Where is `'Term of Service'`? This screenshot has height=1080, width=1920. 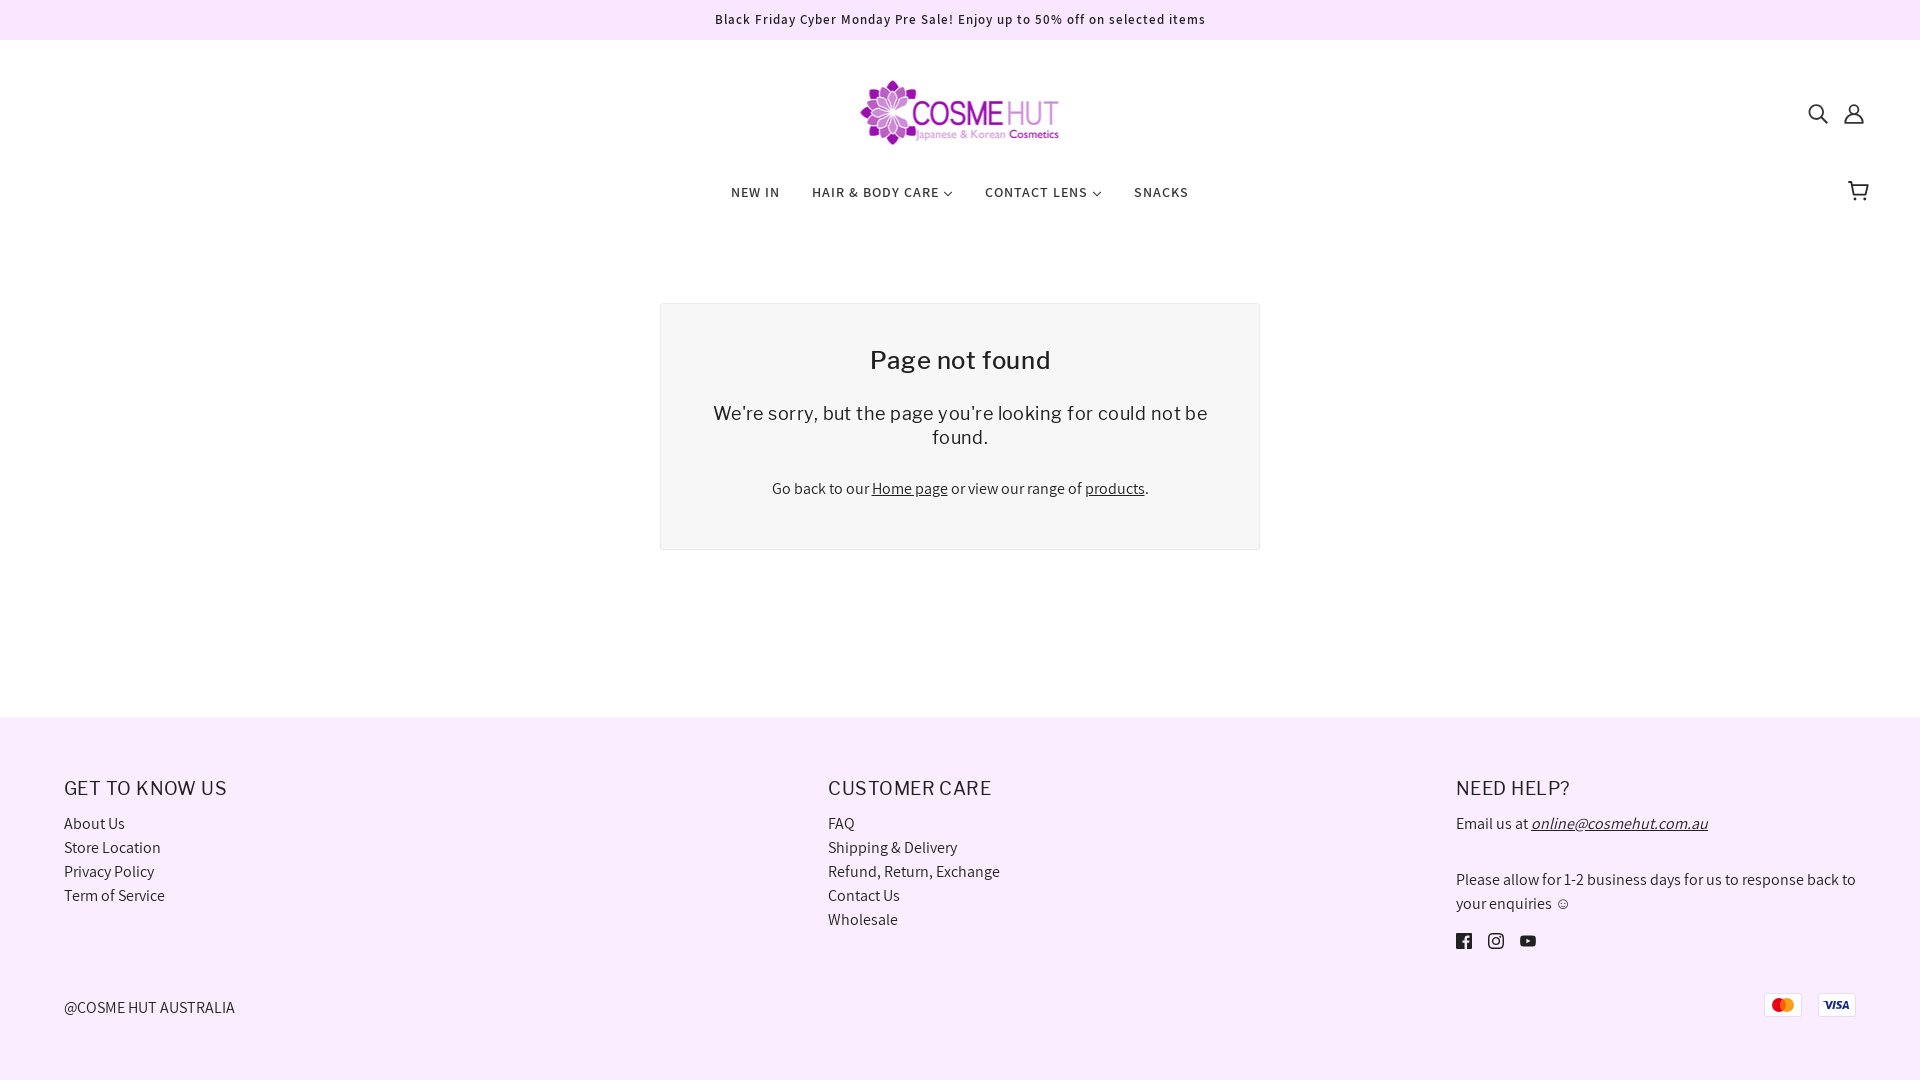
'Term of Service' is located at coordinates (113, 894).